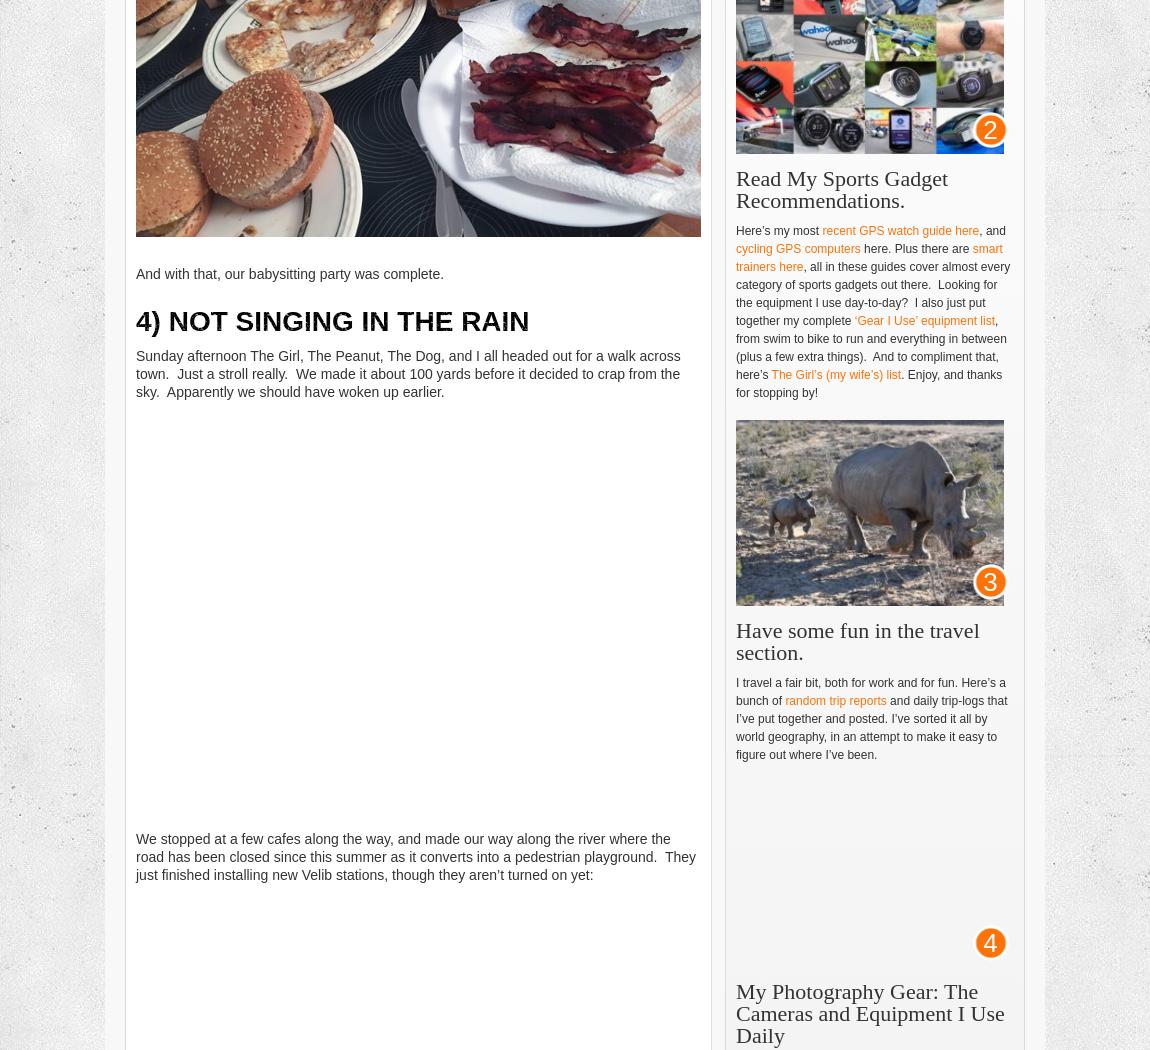 Image resolution: width=1150 pixels, height=1050 pixels. What do you see at coordinates (869, 383) in the screenshot?
I see `'. Enjoy, and thanks for stopping by!'` at bounding box center [869, 383].